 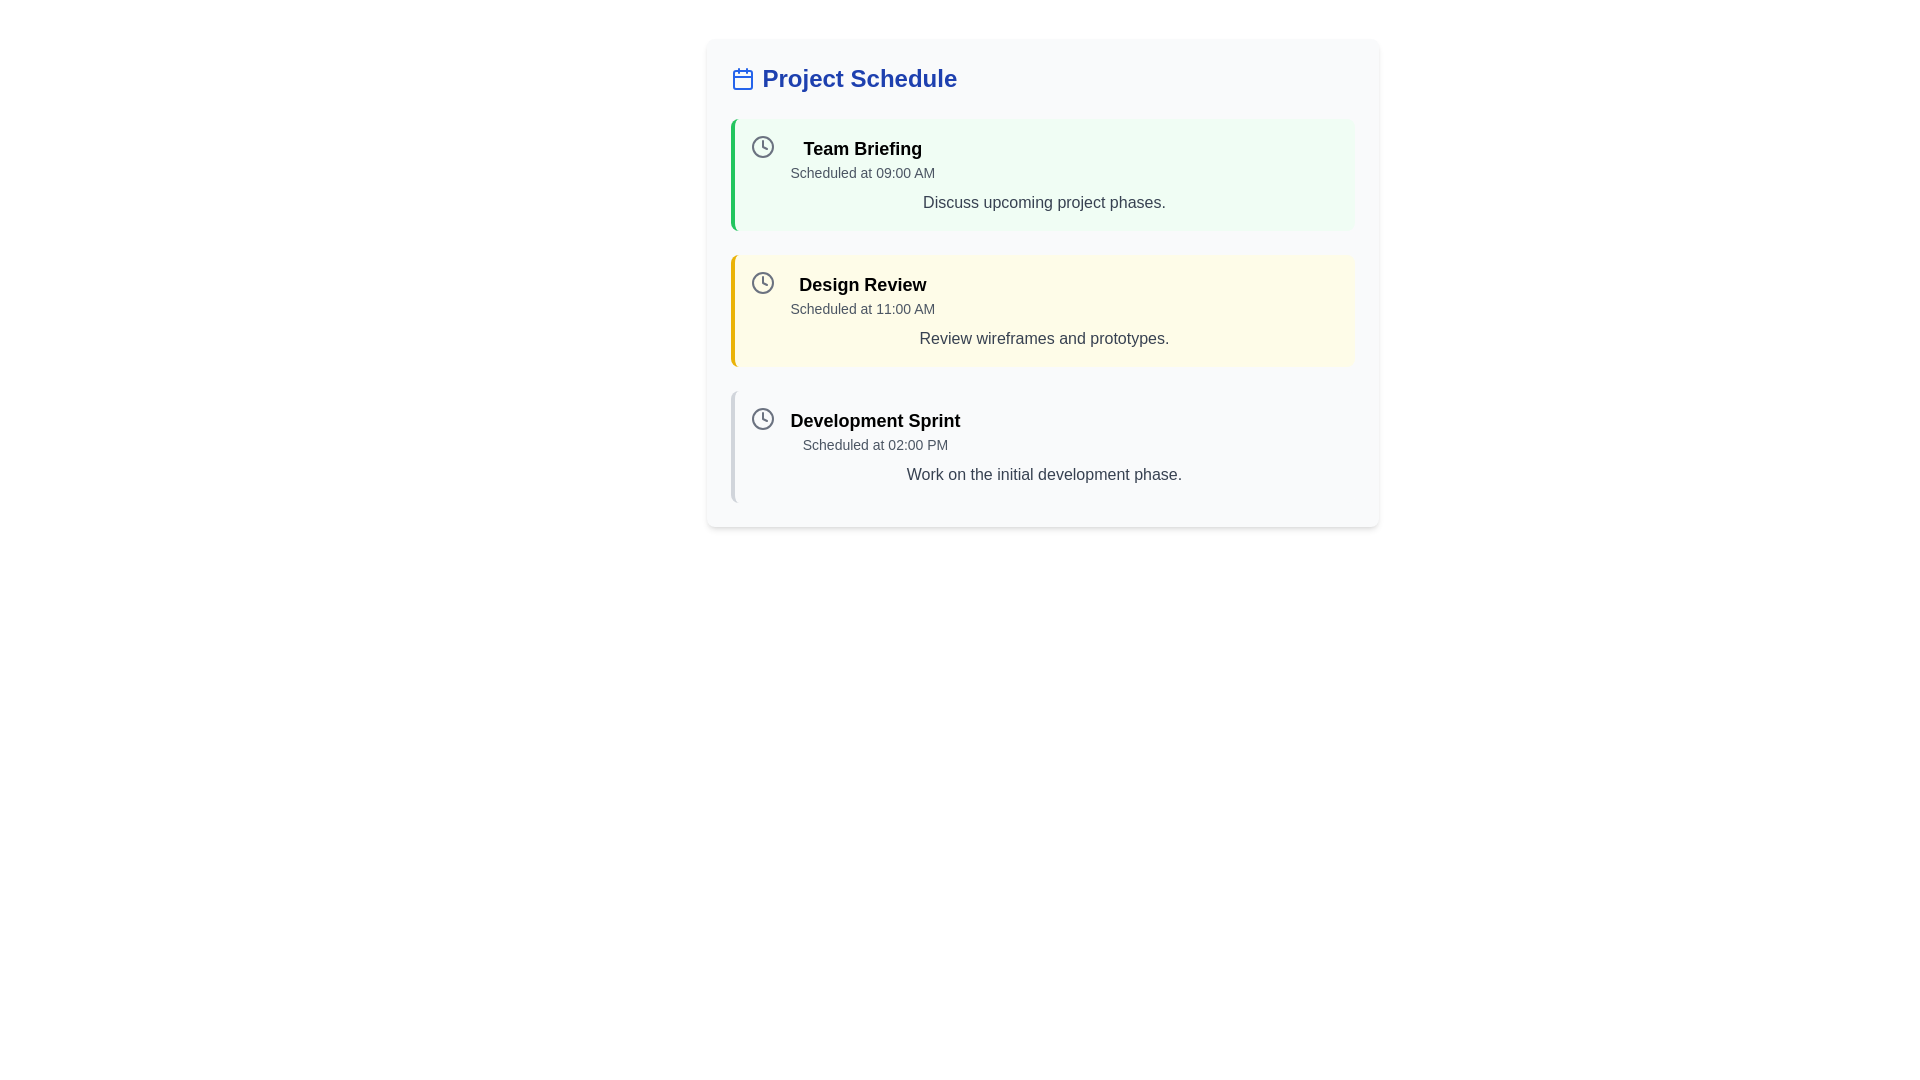 What do you see at coordinates (761, 282) in the screenshot?
I see `the visual cues within the circular outline of the second item under the 'Design Review' section in the 'Project Schedule' panel` at bounding box center [761, 282].